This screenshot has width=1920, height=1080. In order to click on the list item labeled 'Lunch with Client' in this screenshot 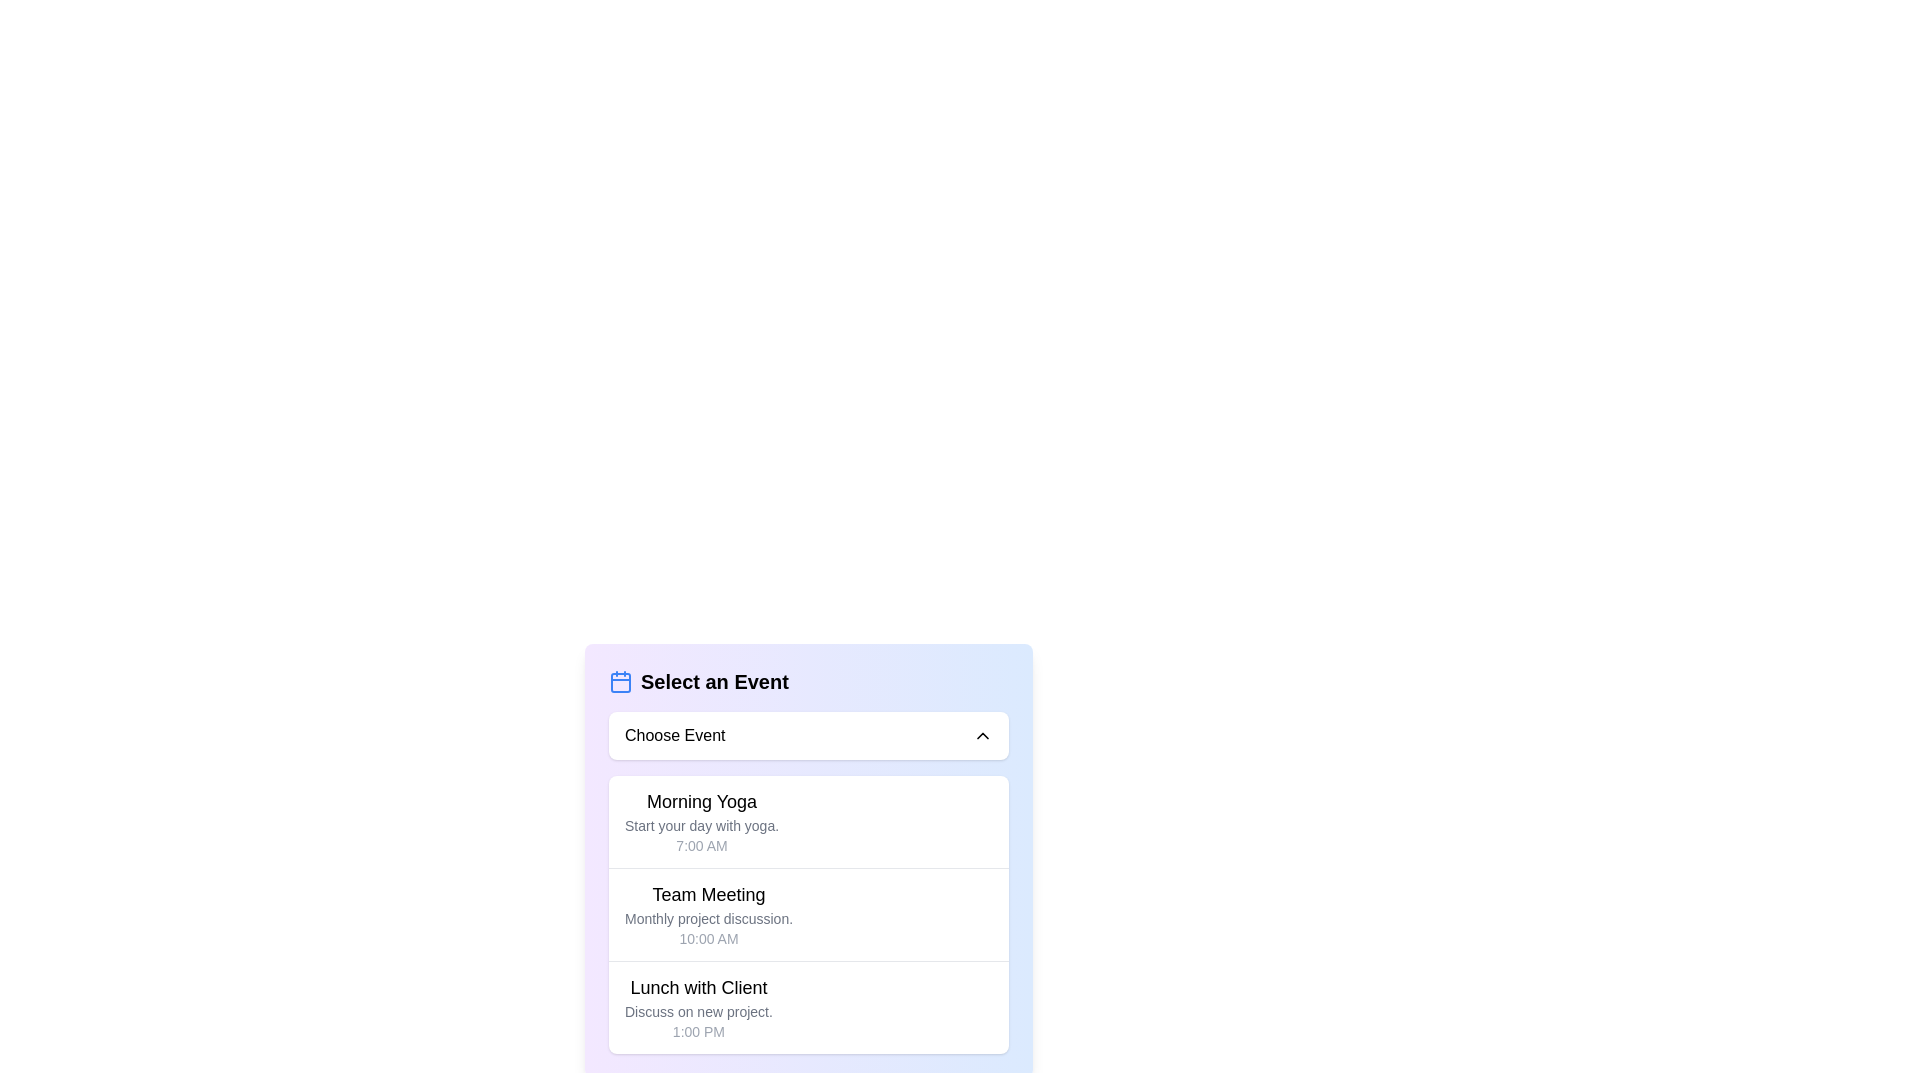, I will do `click(698, 1007)`.